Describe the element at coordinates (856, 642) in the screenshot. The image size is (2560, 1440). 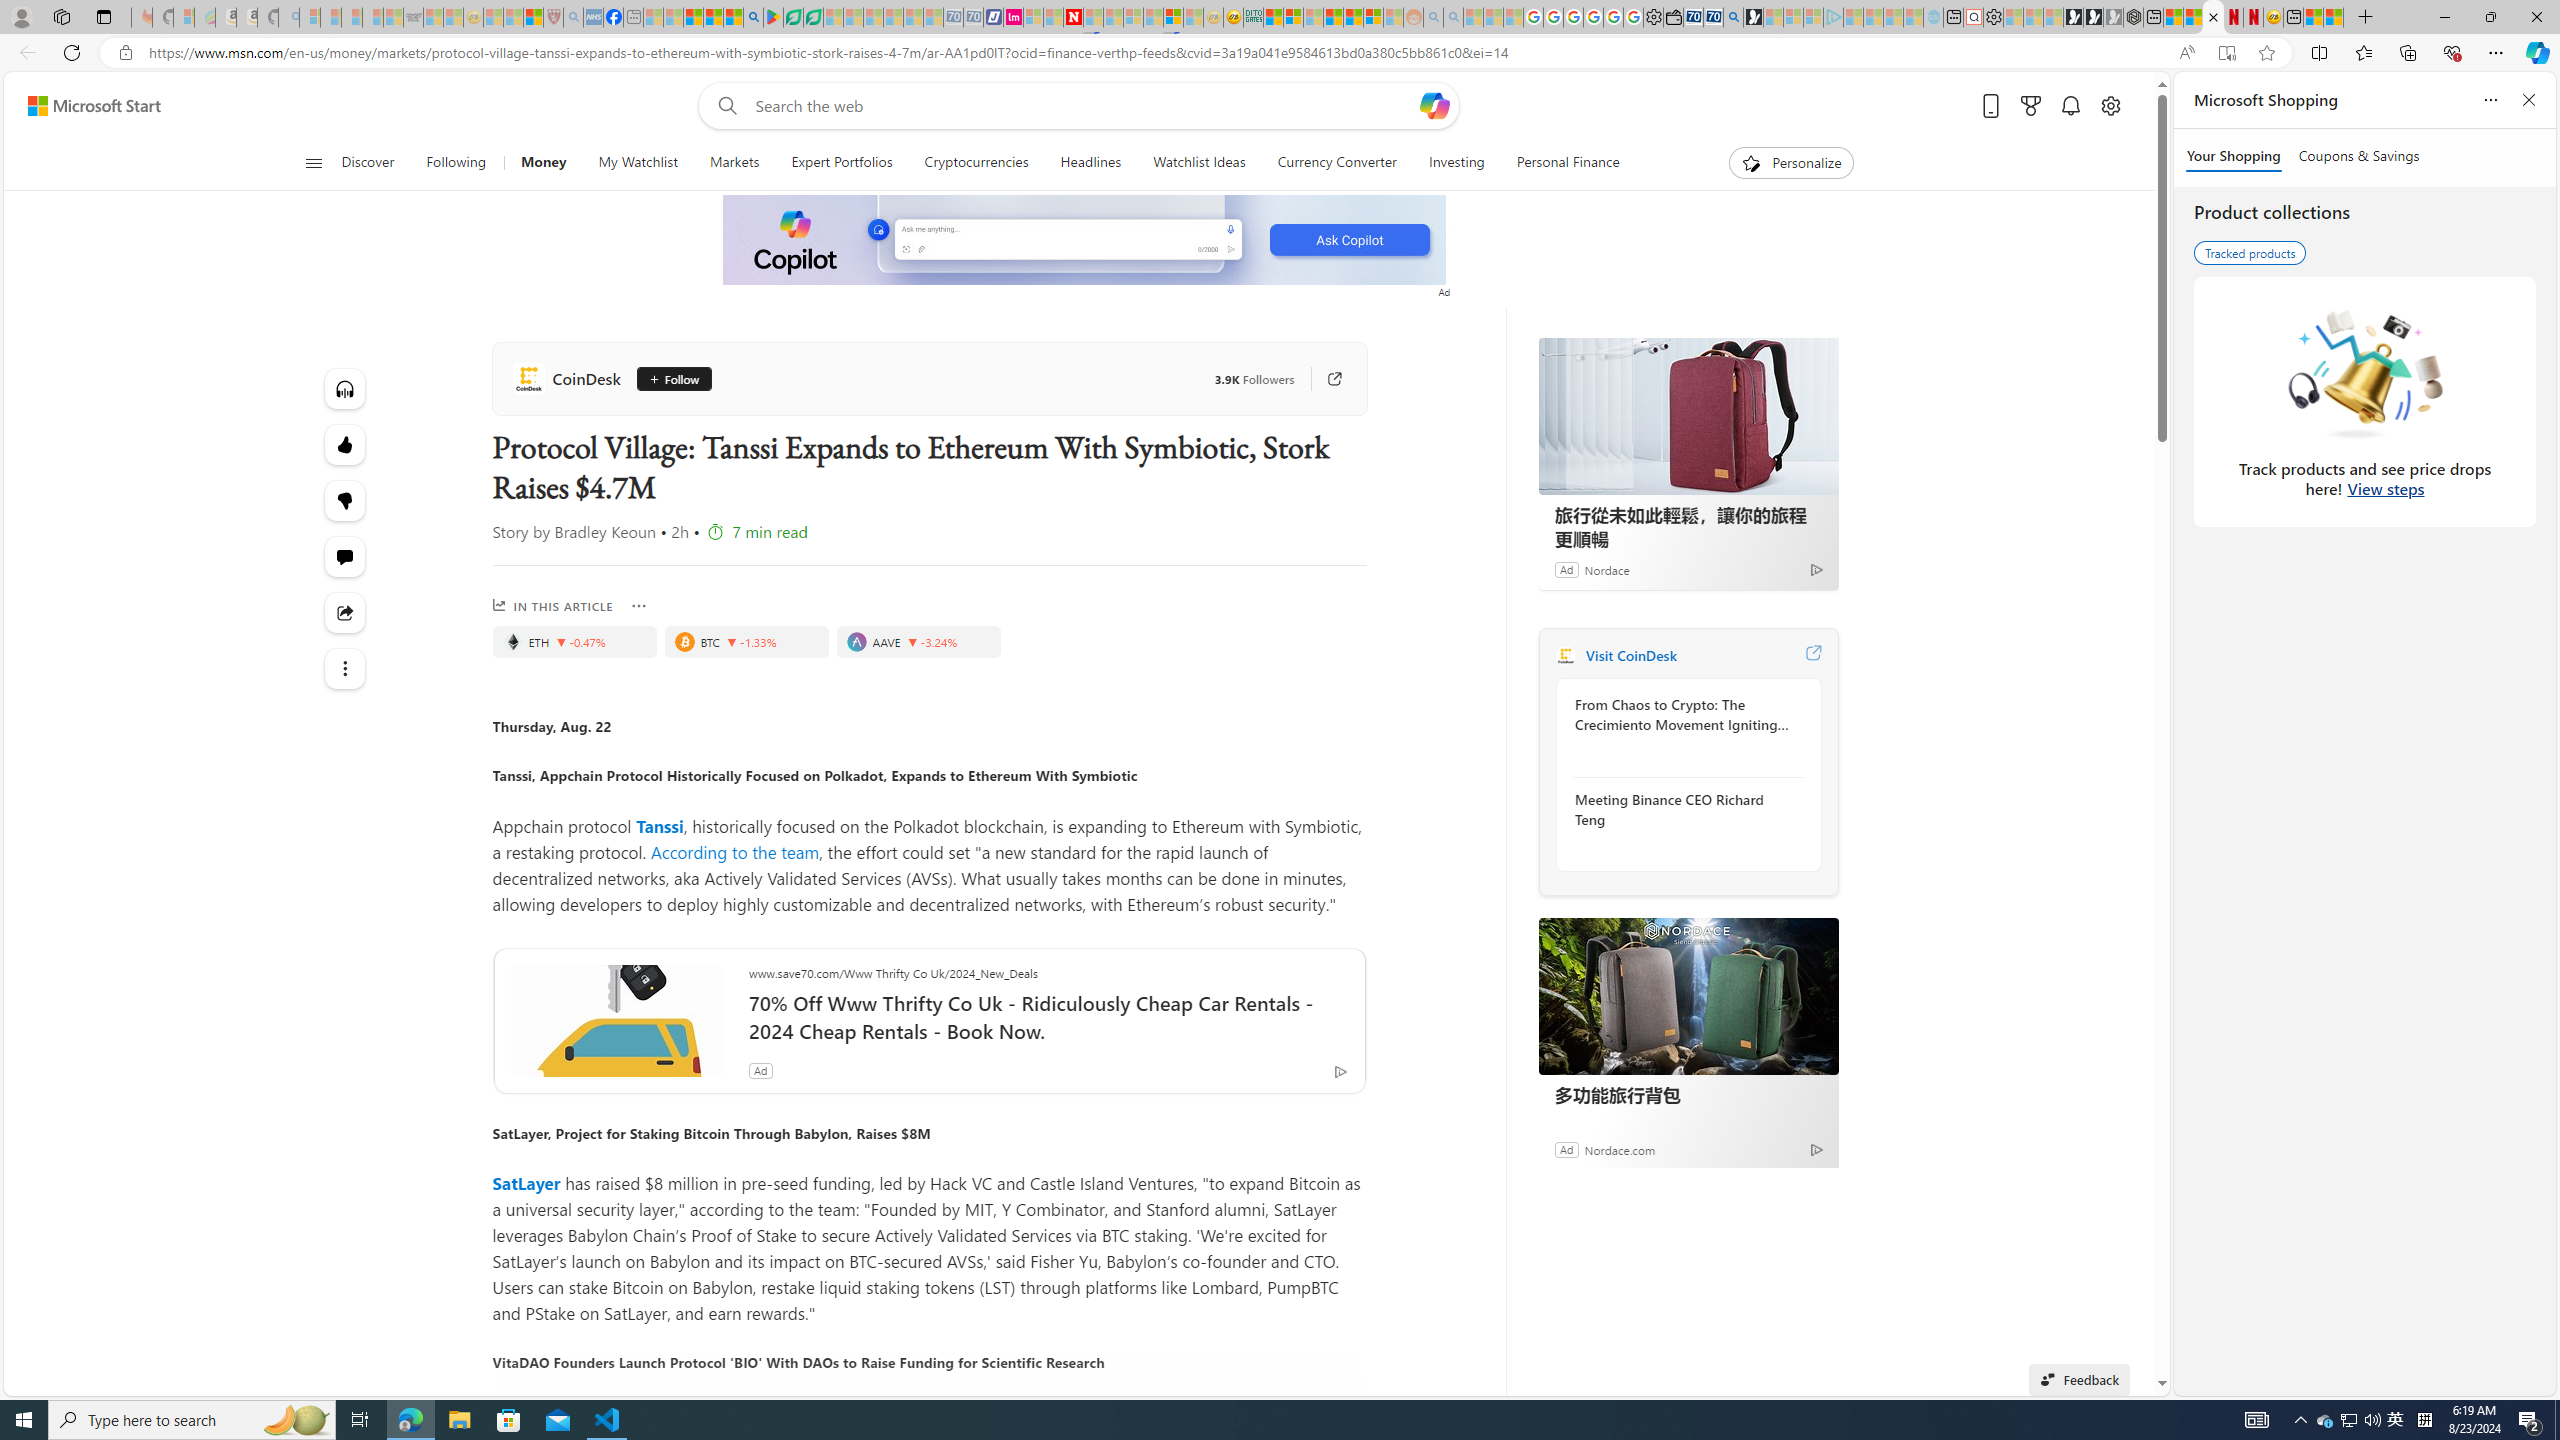
I see `'Aave'` at that location.